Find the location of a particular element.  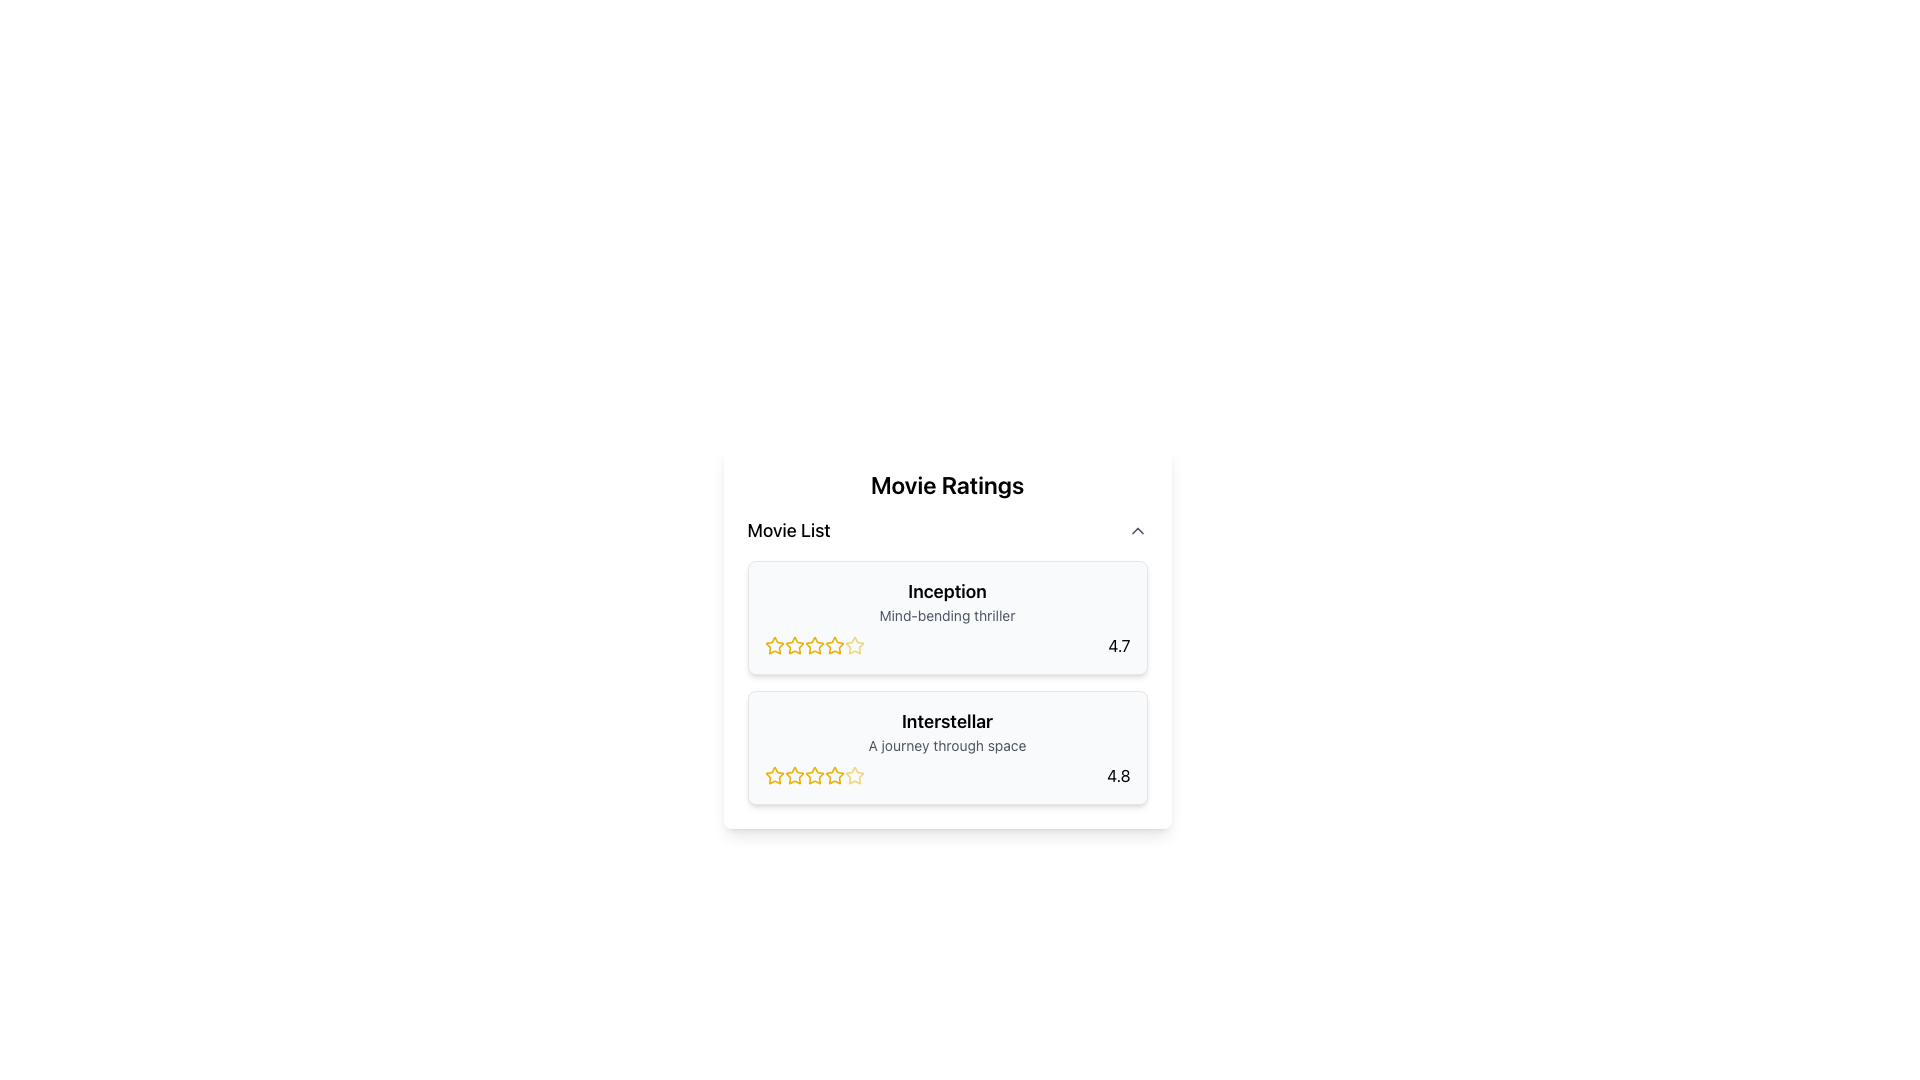

the fifth star icon in the rating system for the movie 'Inception' is located at coordinates (854, 645).